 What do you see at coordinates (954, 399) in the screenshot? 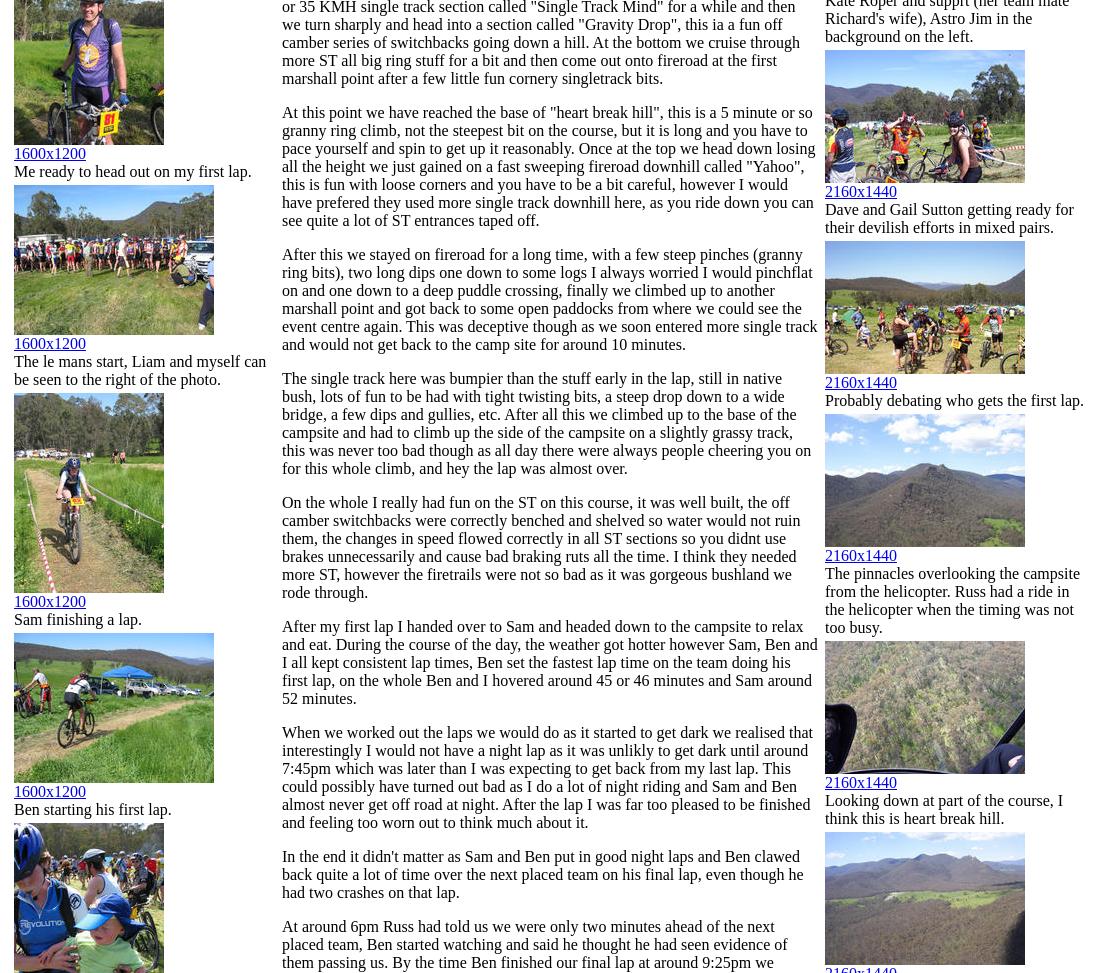
I see `'Probably debating who gets the first lap.'` at bounding box center [954, 399].